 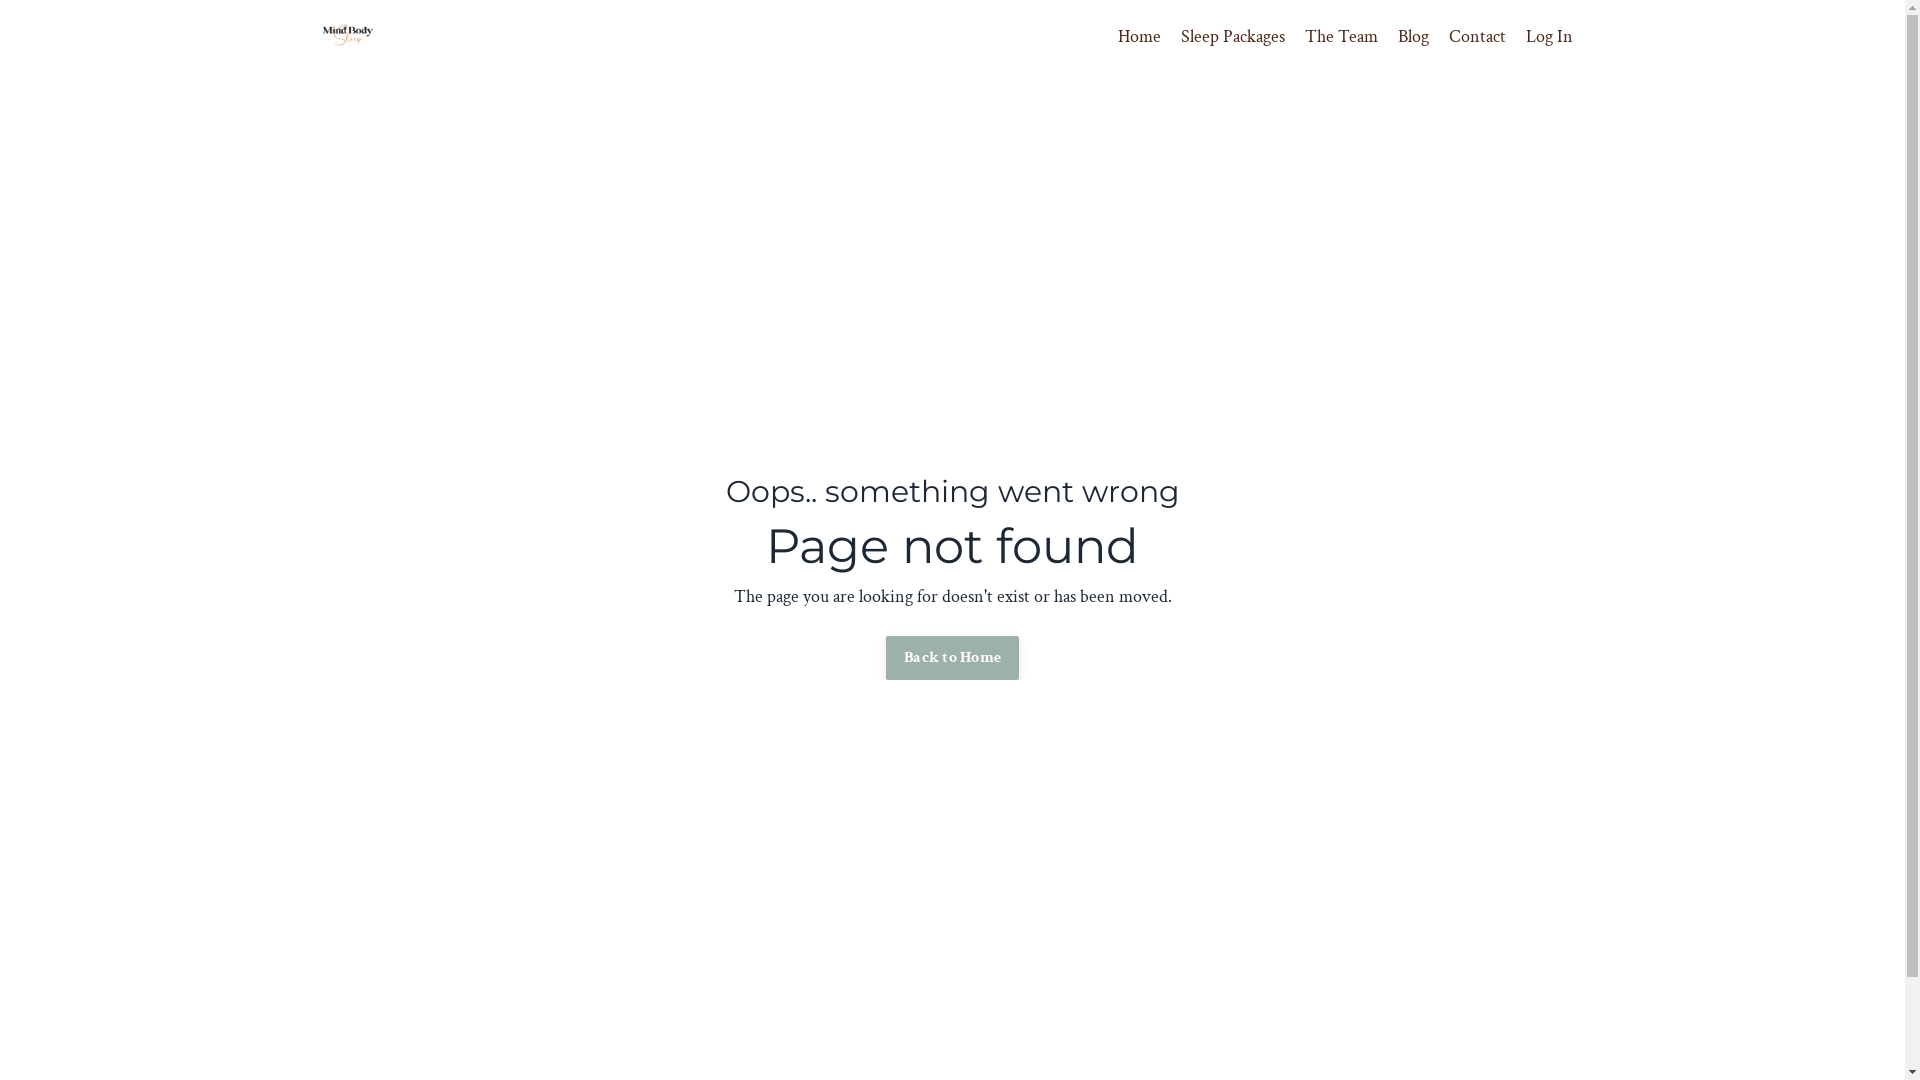 What do you see at coordinates (1231, 37) in the screenshot?
I see `'Sleep Packages'` at bounding box center [1231, 37].